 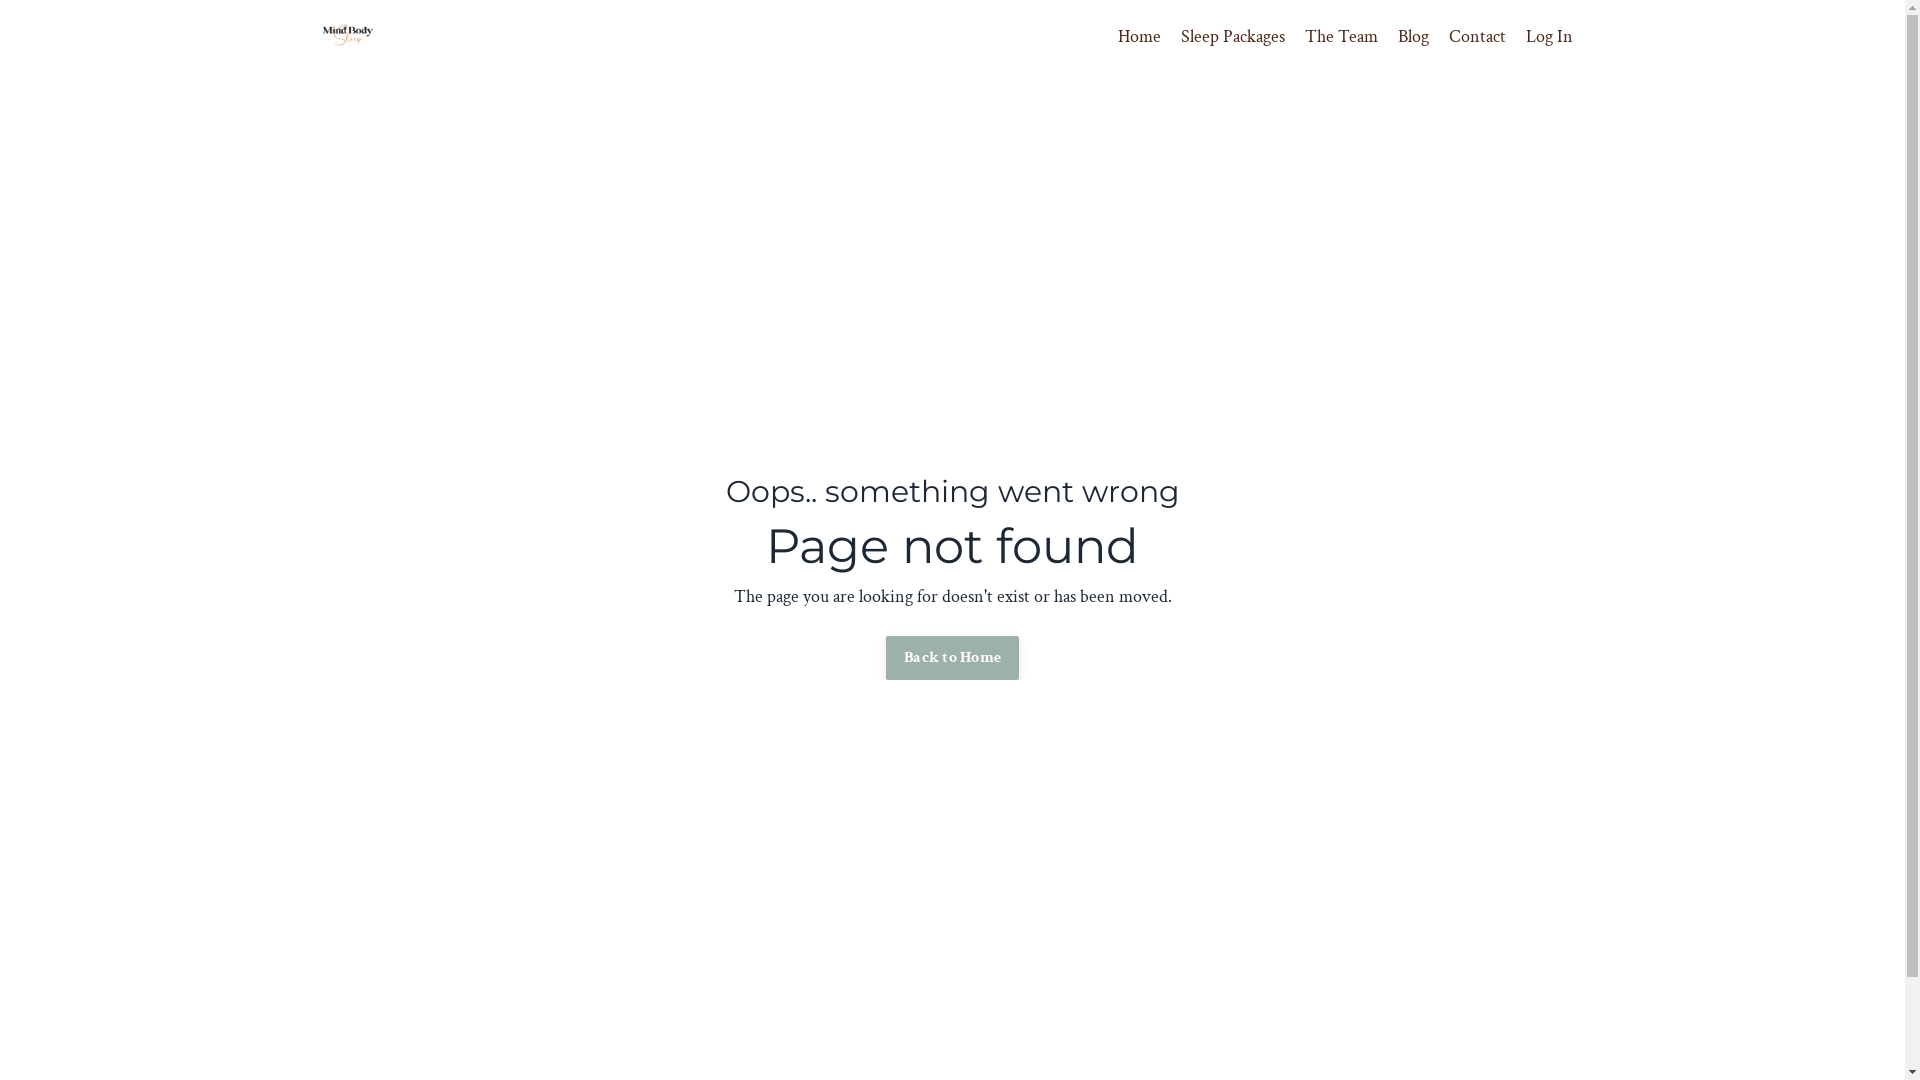 What do you see at coordinates (1231, 37) in the screenshot?
I see `'Sleep Packages'` at bounding box center [1231, 37].